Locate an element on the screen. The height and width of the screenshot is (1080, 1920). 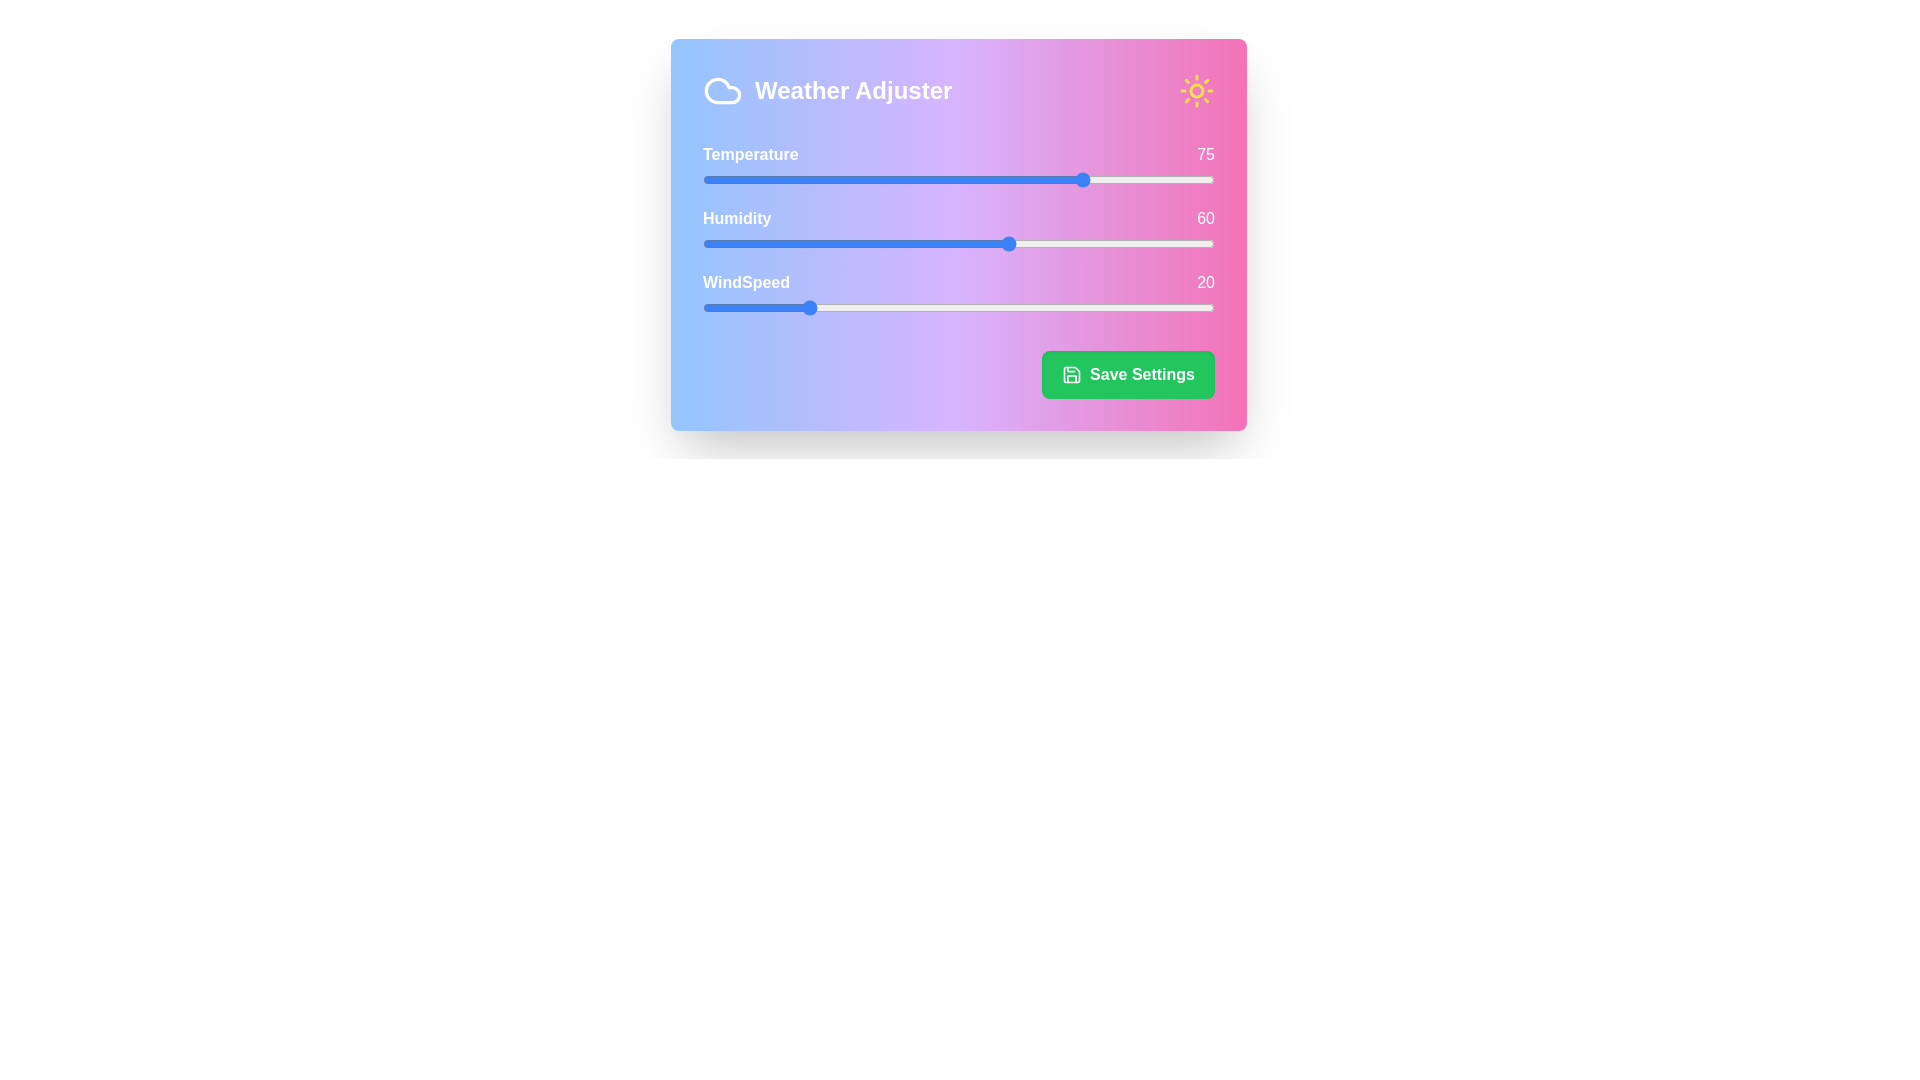
the temperature slider is located at coordinates (713, 180).